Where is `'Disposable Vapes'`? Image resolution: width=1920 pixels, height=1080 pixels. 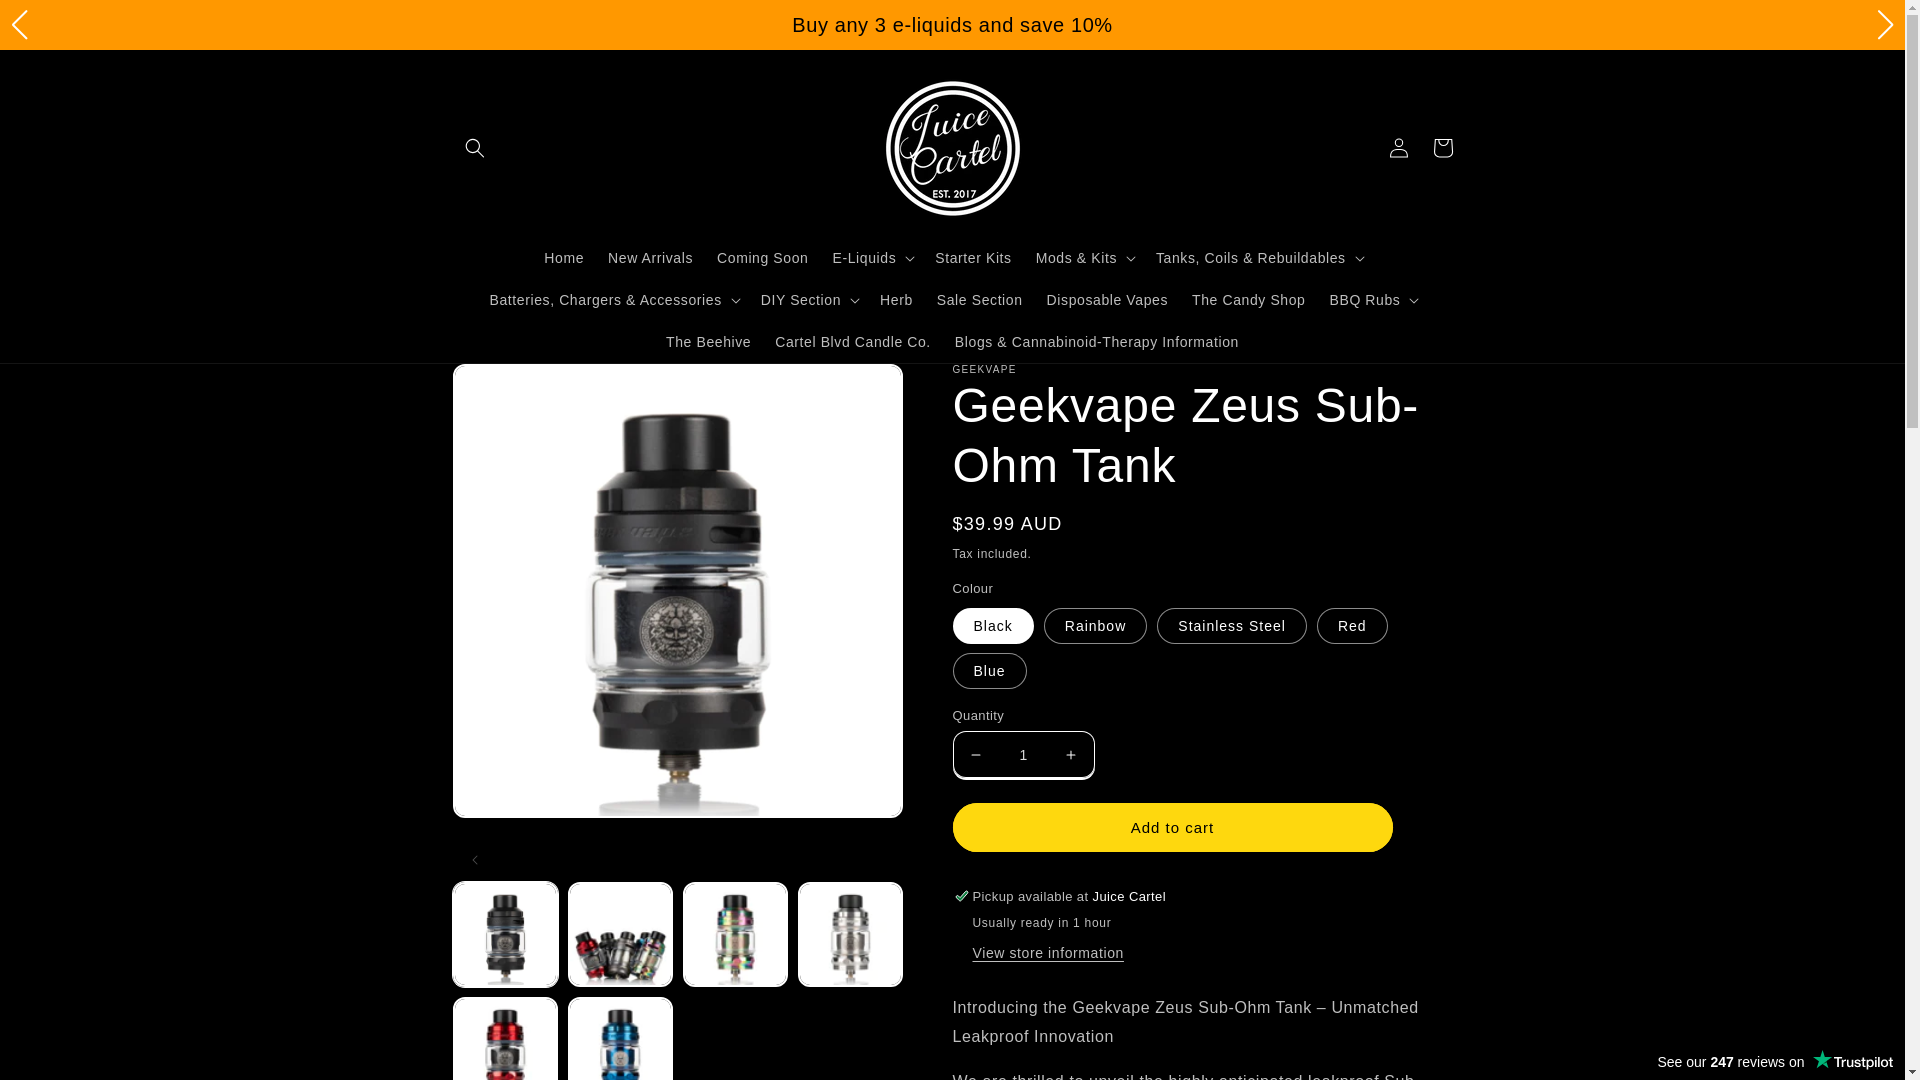
'Disposable Vapes' is located at coordinates (1106, 300).